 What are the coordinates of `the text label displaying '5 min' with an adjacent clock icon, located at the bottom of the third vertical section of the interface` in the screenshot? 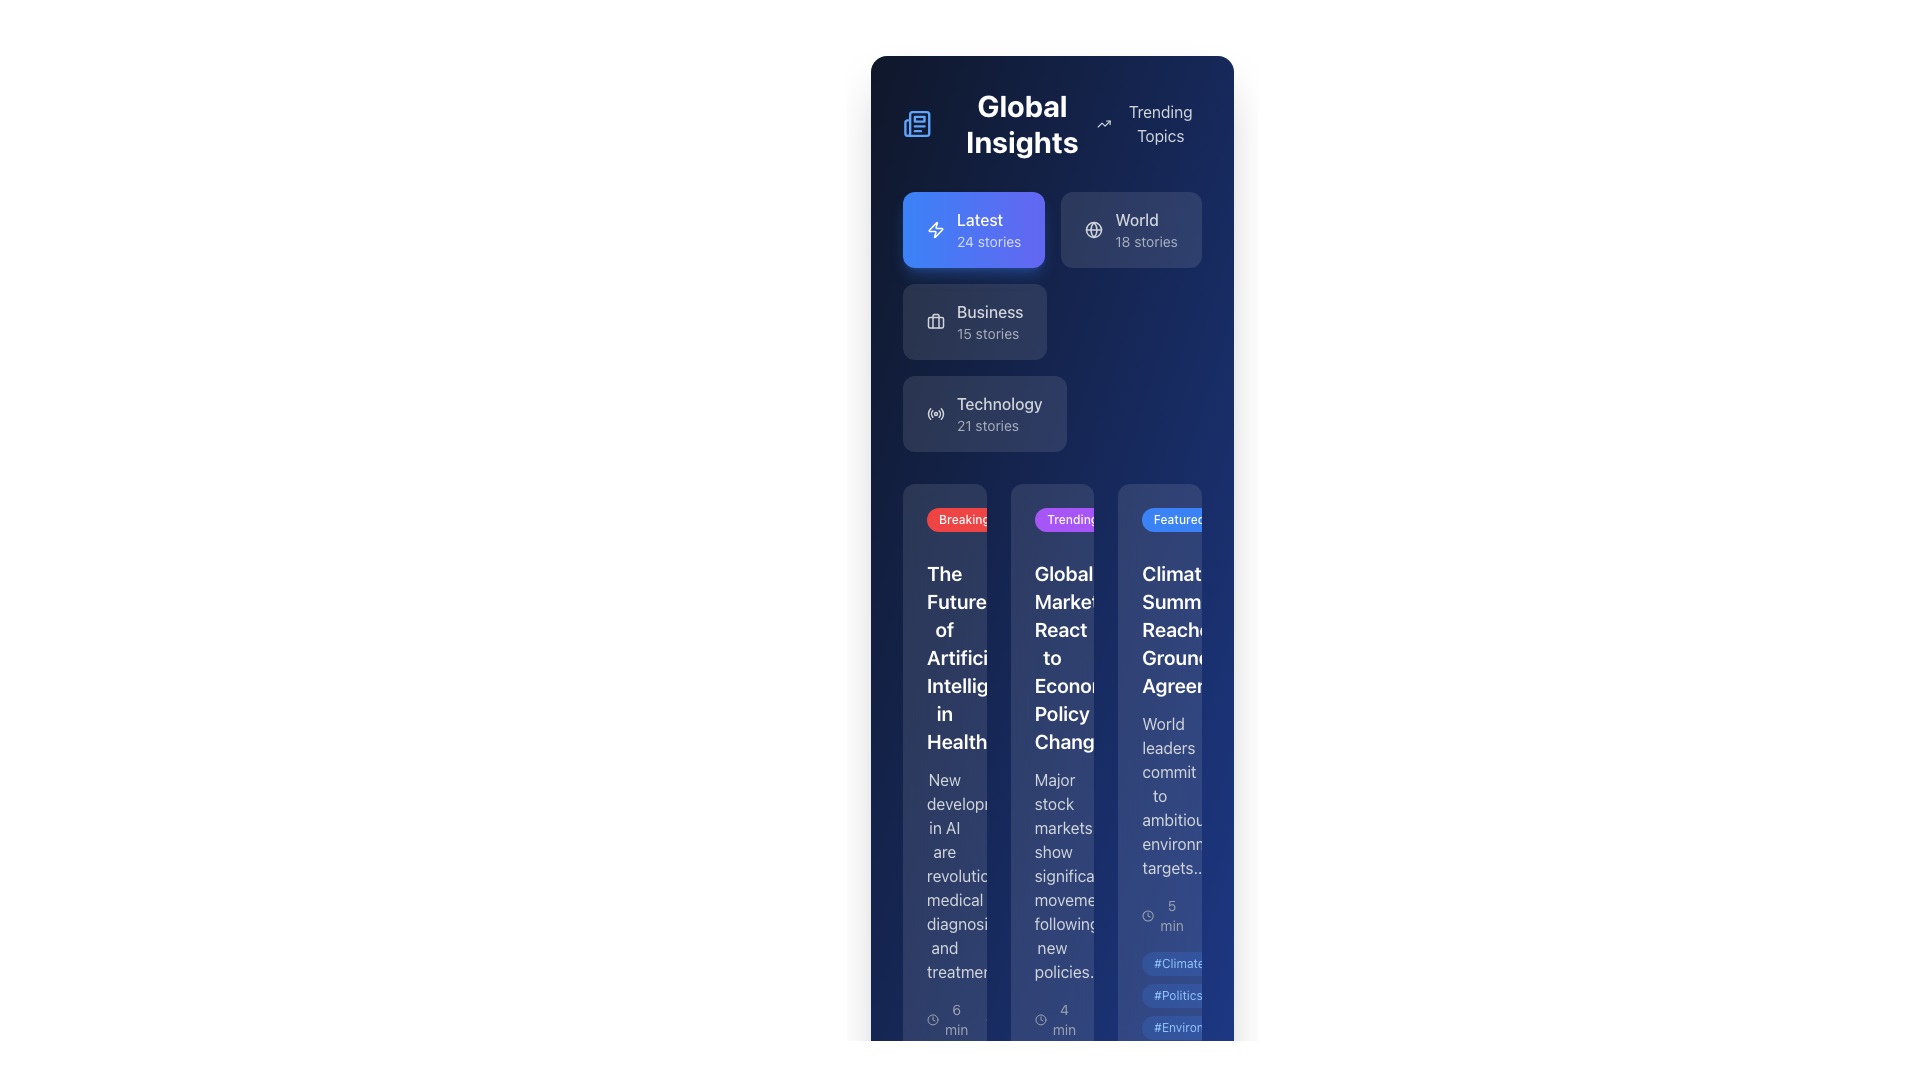 It's located at (1164, 915).